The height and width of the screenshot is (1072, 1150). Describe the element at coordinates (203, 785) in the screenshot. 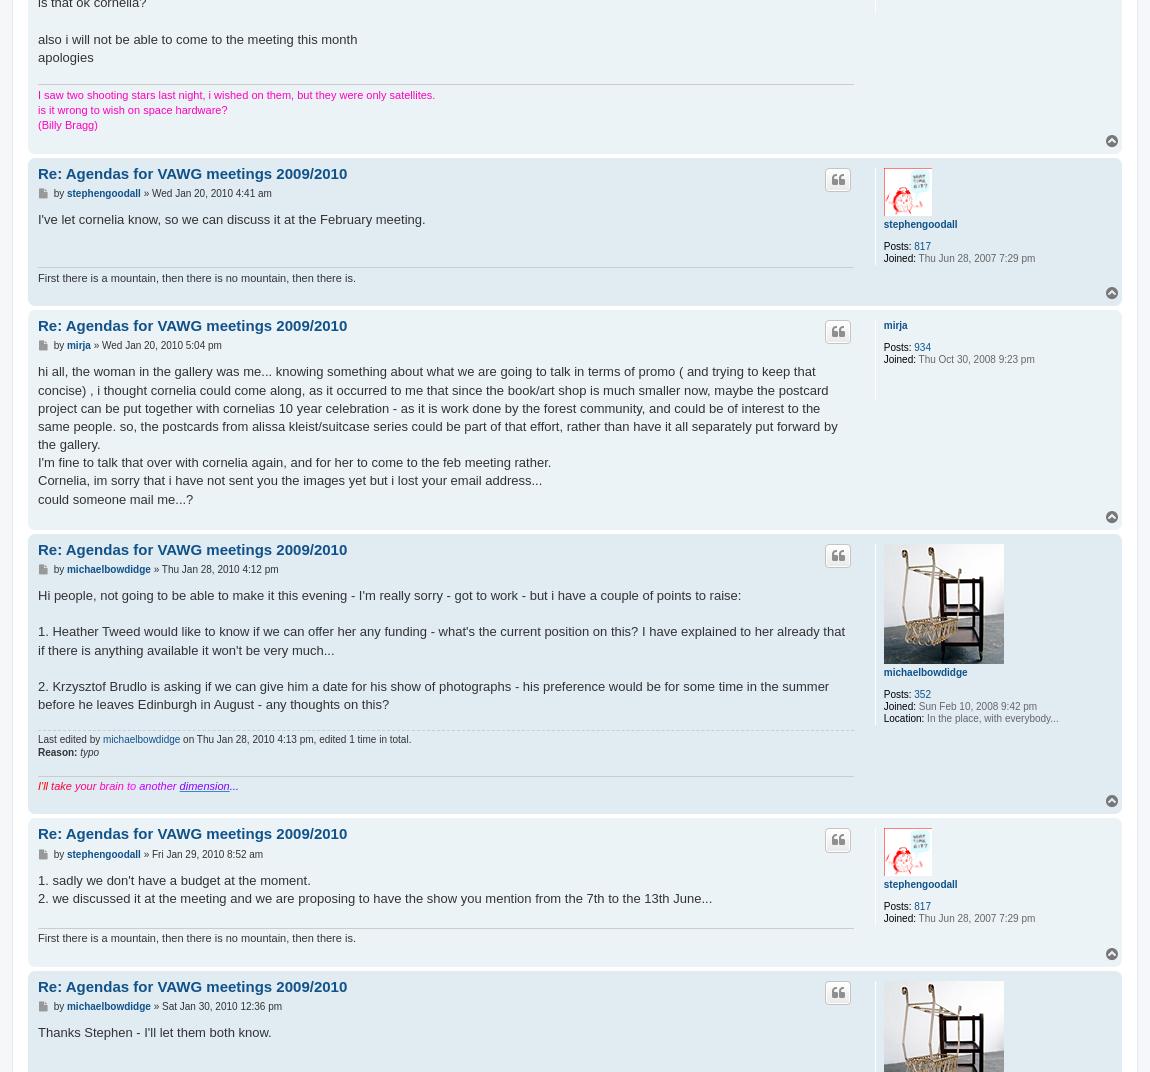

I see `'dimension'` at that location.